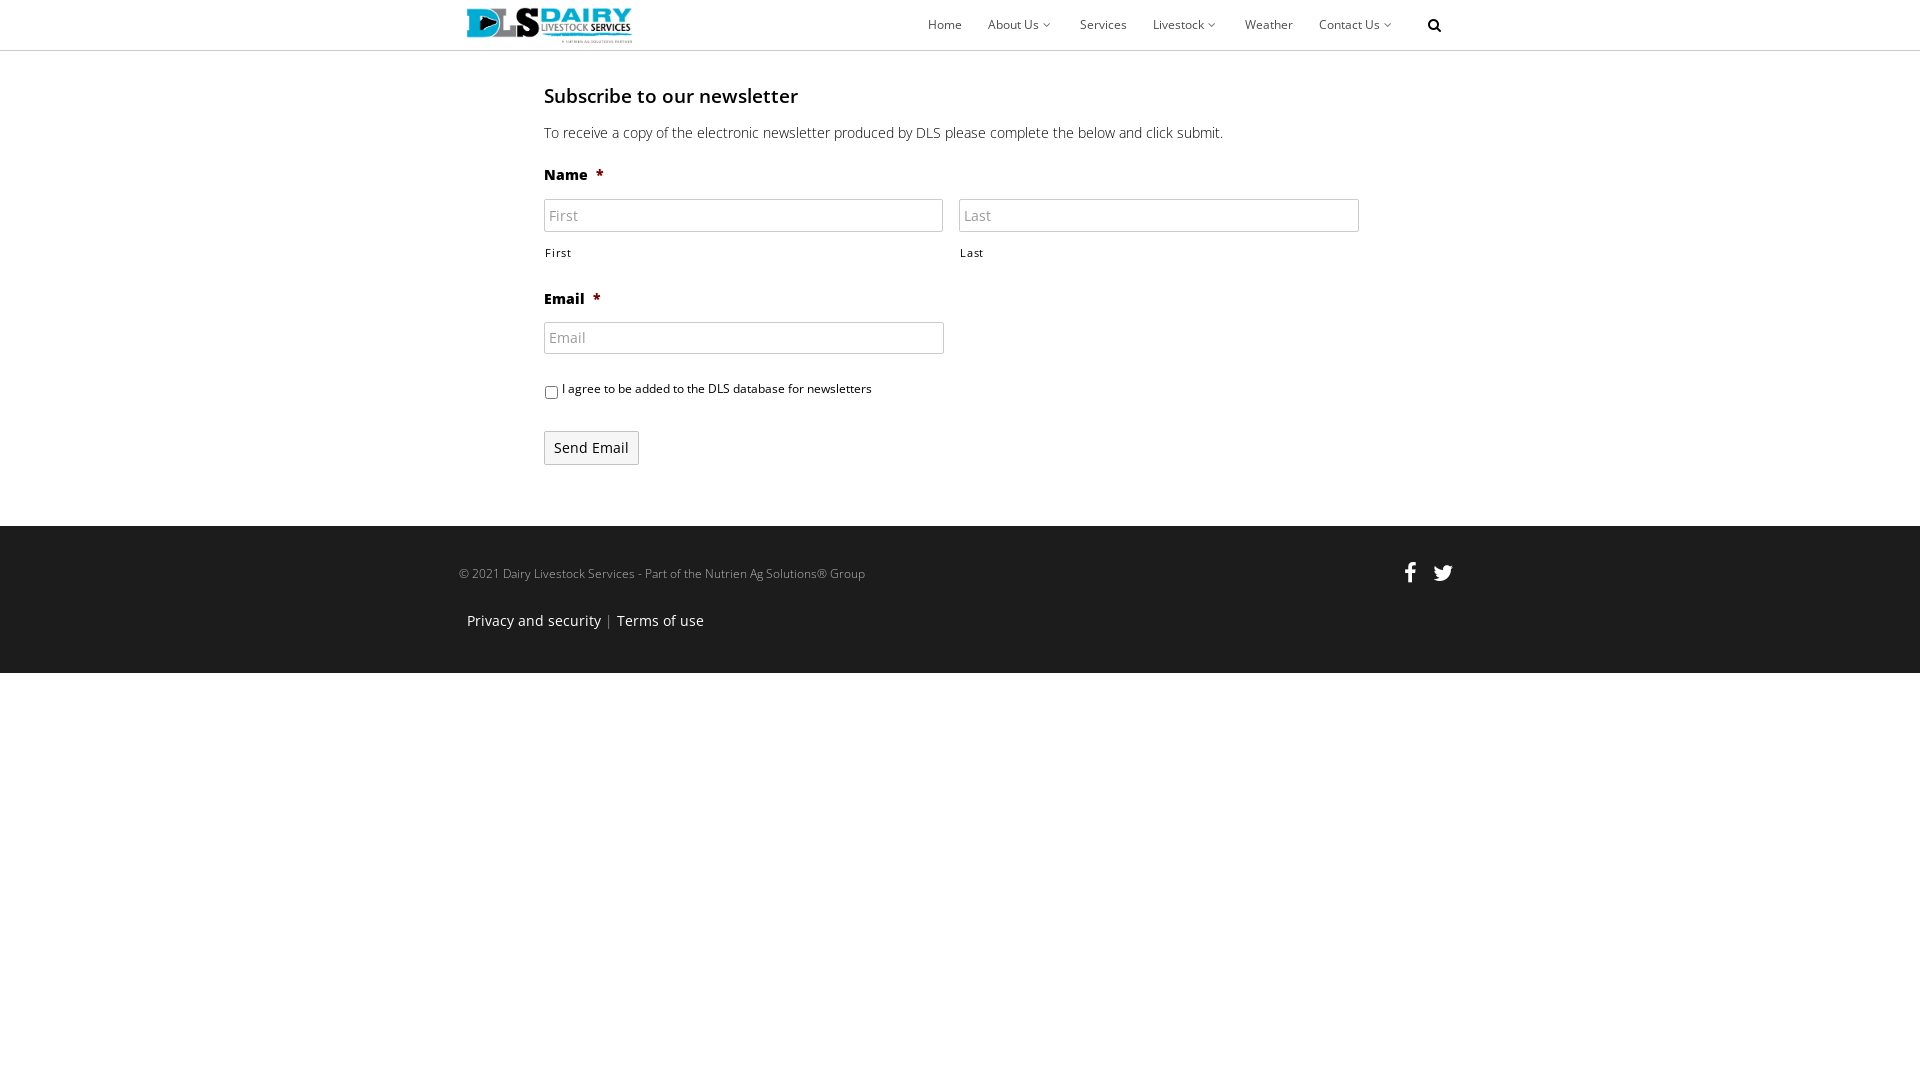 The image size is (1920, 1080). Describe the element at coordinates (1185, 24) in the screenshot. I see `'Livestock'` at that location.